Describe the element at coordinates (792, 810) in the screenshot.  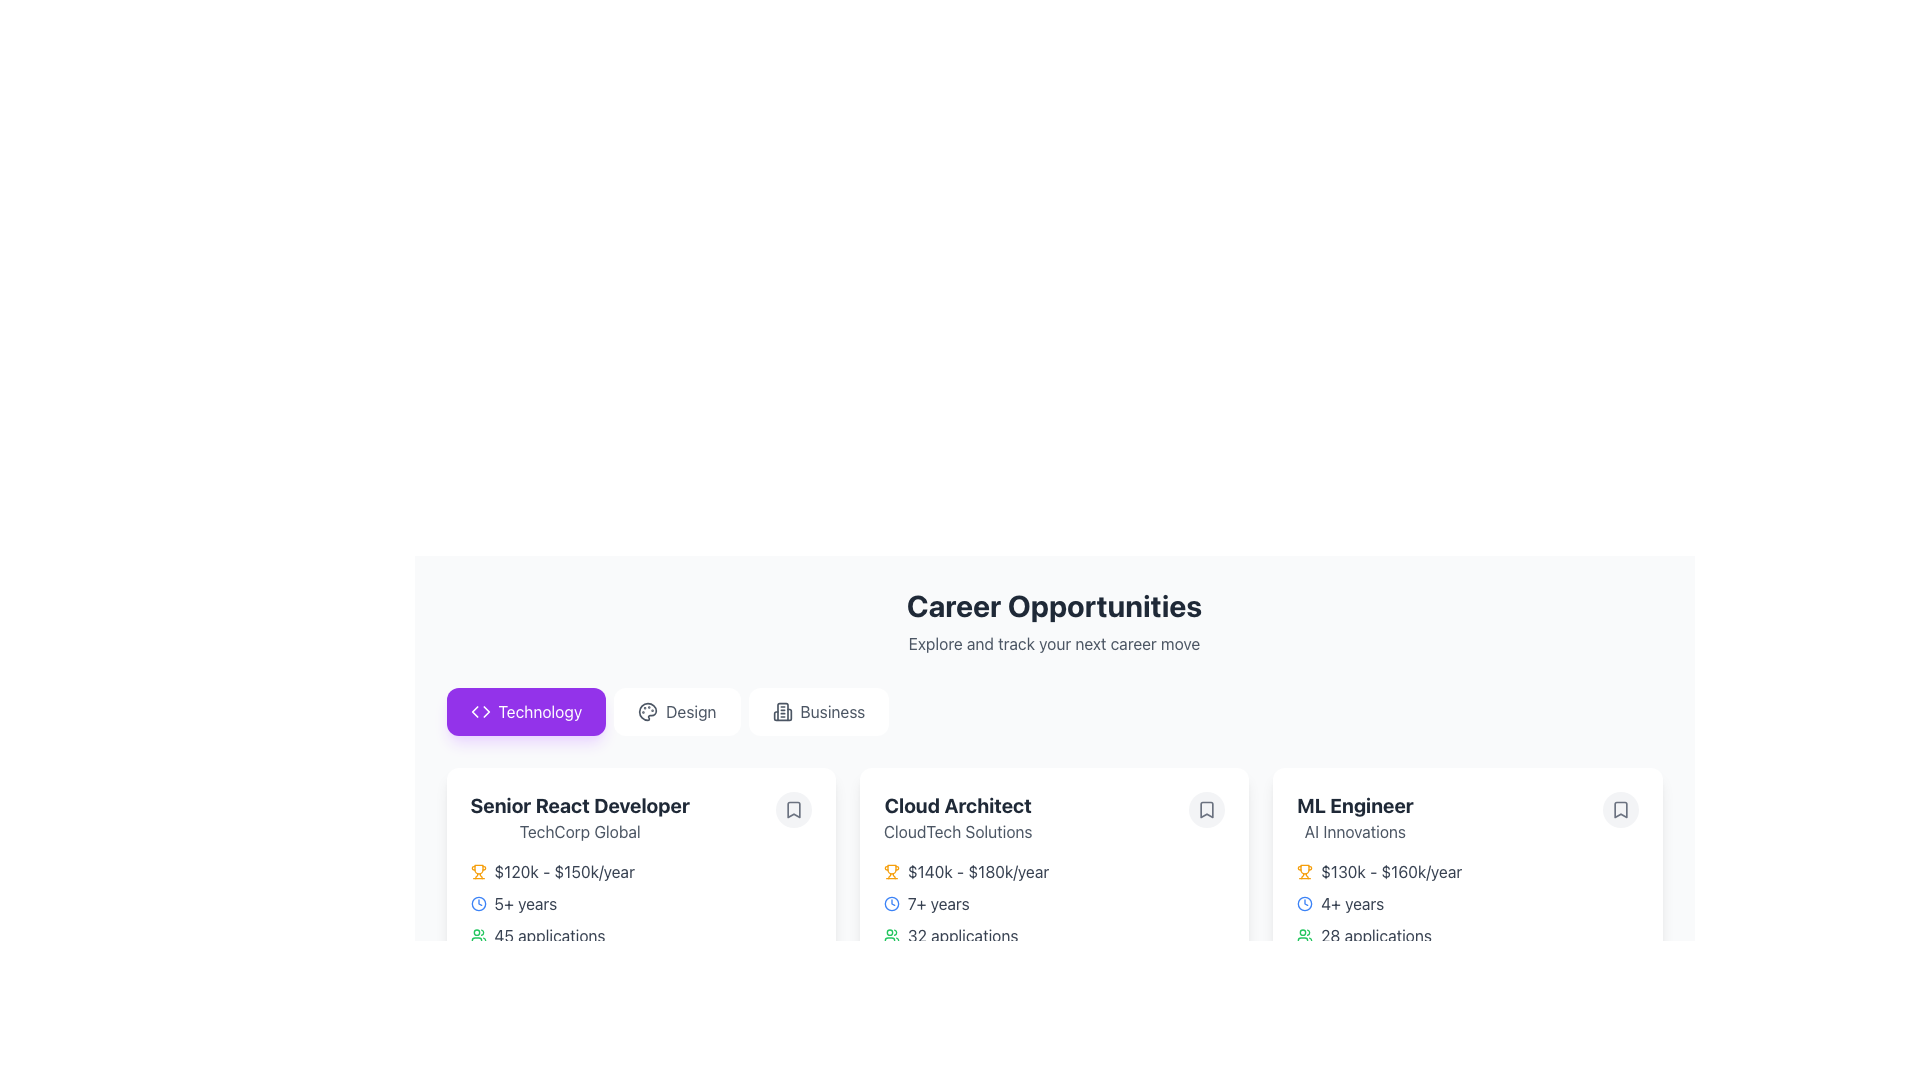
I see `the bookmark icon located at the top-right corner of the 'Cloud Architect' card` at that location.